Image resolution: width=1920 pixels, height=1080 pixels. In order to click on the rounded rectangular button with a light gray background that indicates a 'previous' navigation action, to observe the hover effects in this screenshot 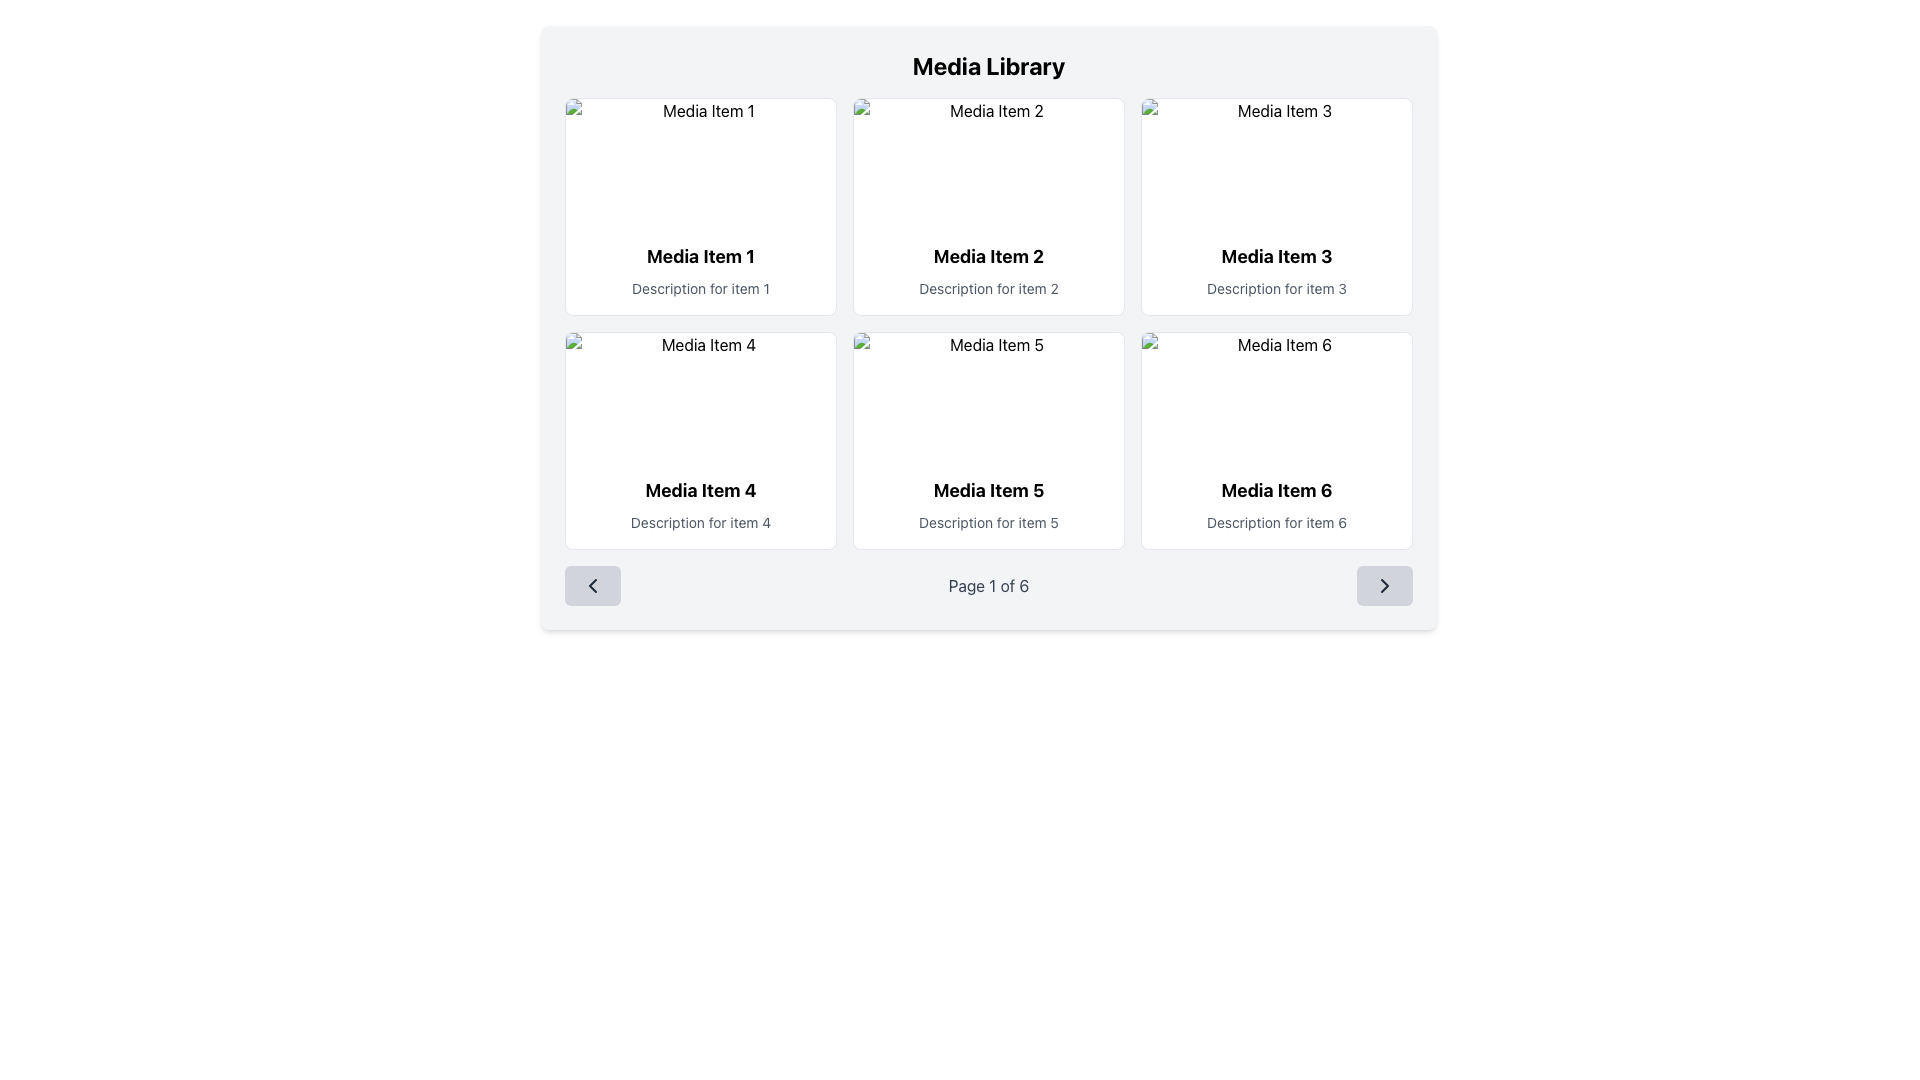, I will do `click(592, 585)`.